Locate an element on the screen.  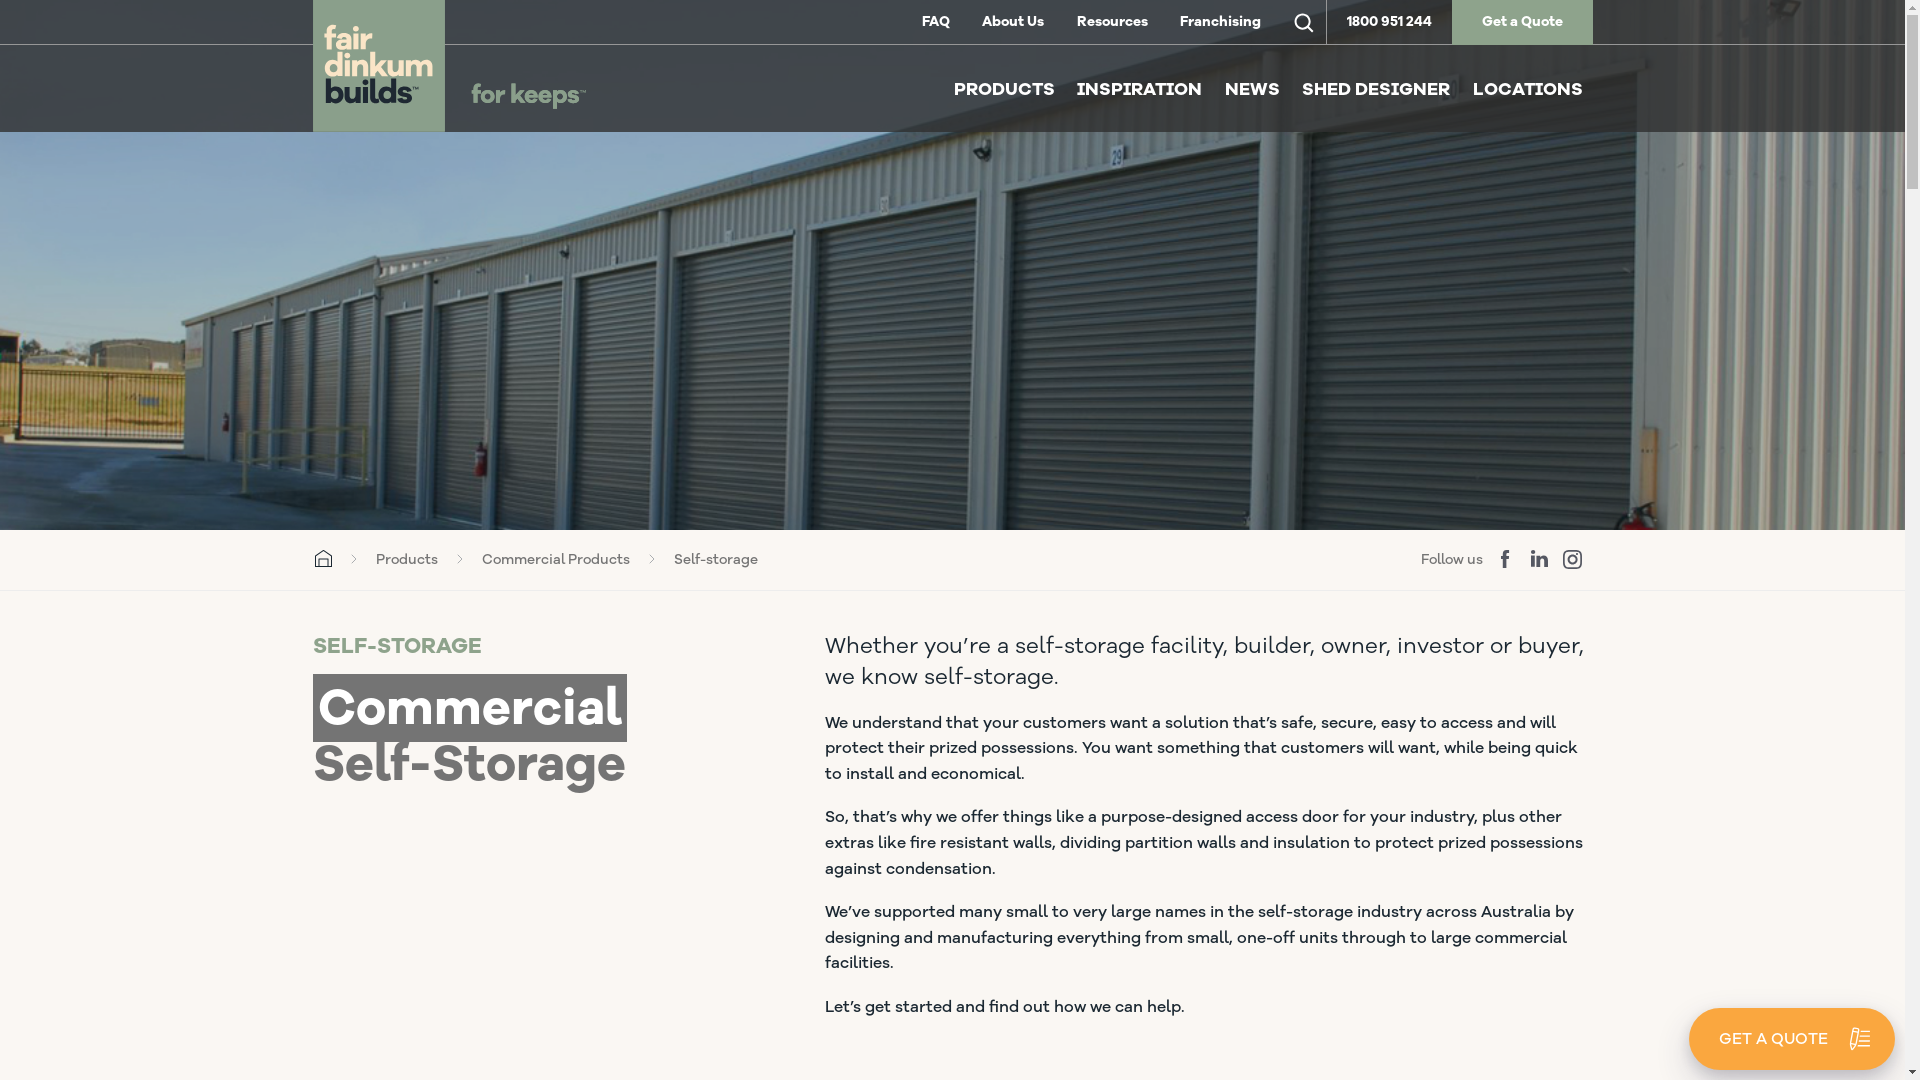
'Get a Quote' is located at coordinates (1521, 22).